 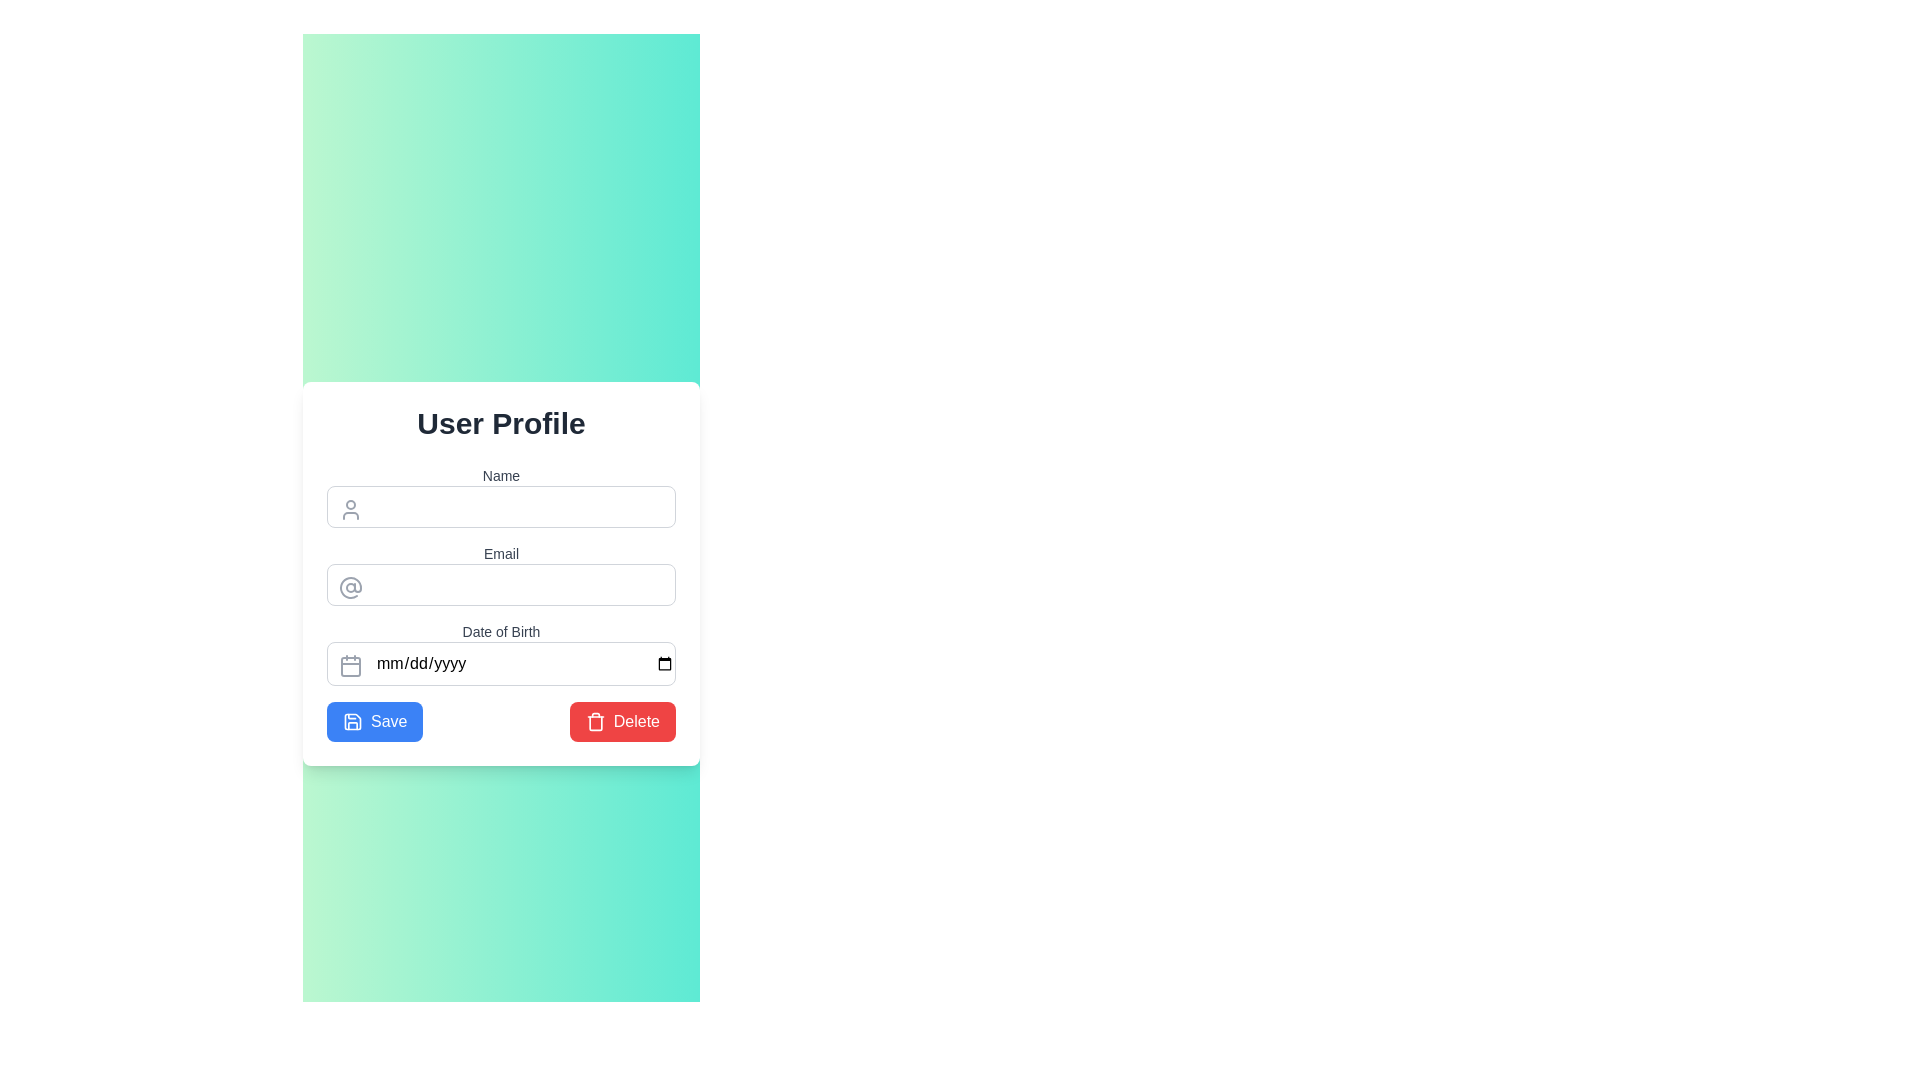 I want to click on text label indicating the purpose of the 'Save' button, which is located towards the right of the icon within the button structure at the bottom of the central form, so click(x=389, y=721).